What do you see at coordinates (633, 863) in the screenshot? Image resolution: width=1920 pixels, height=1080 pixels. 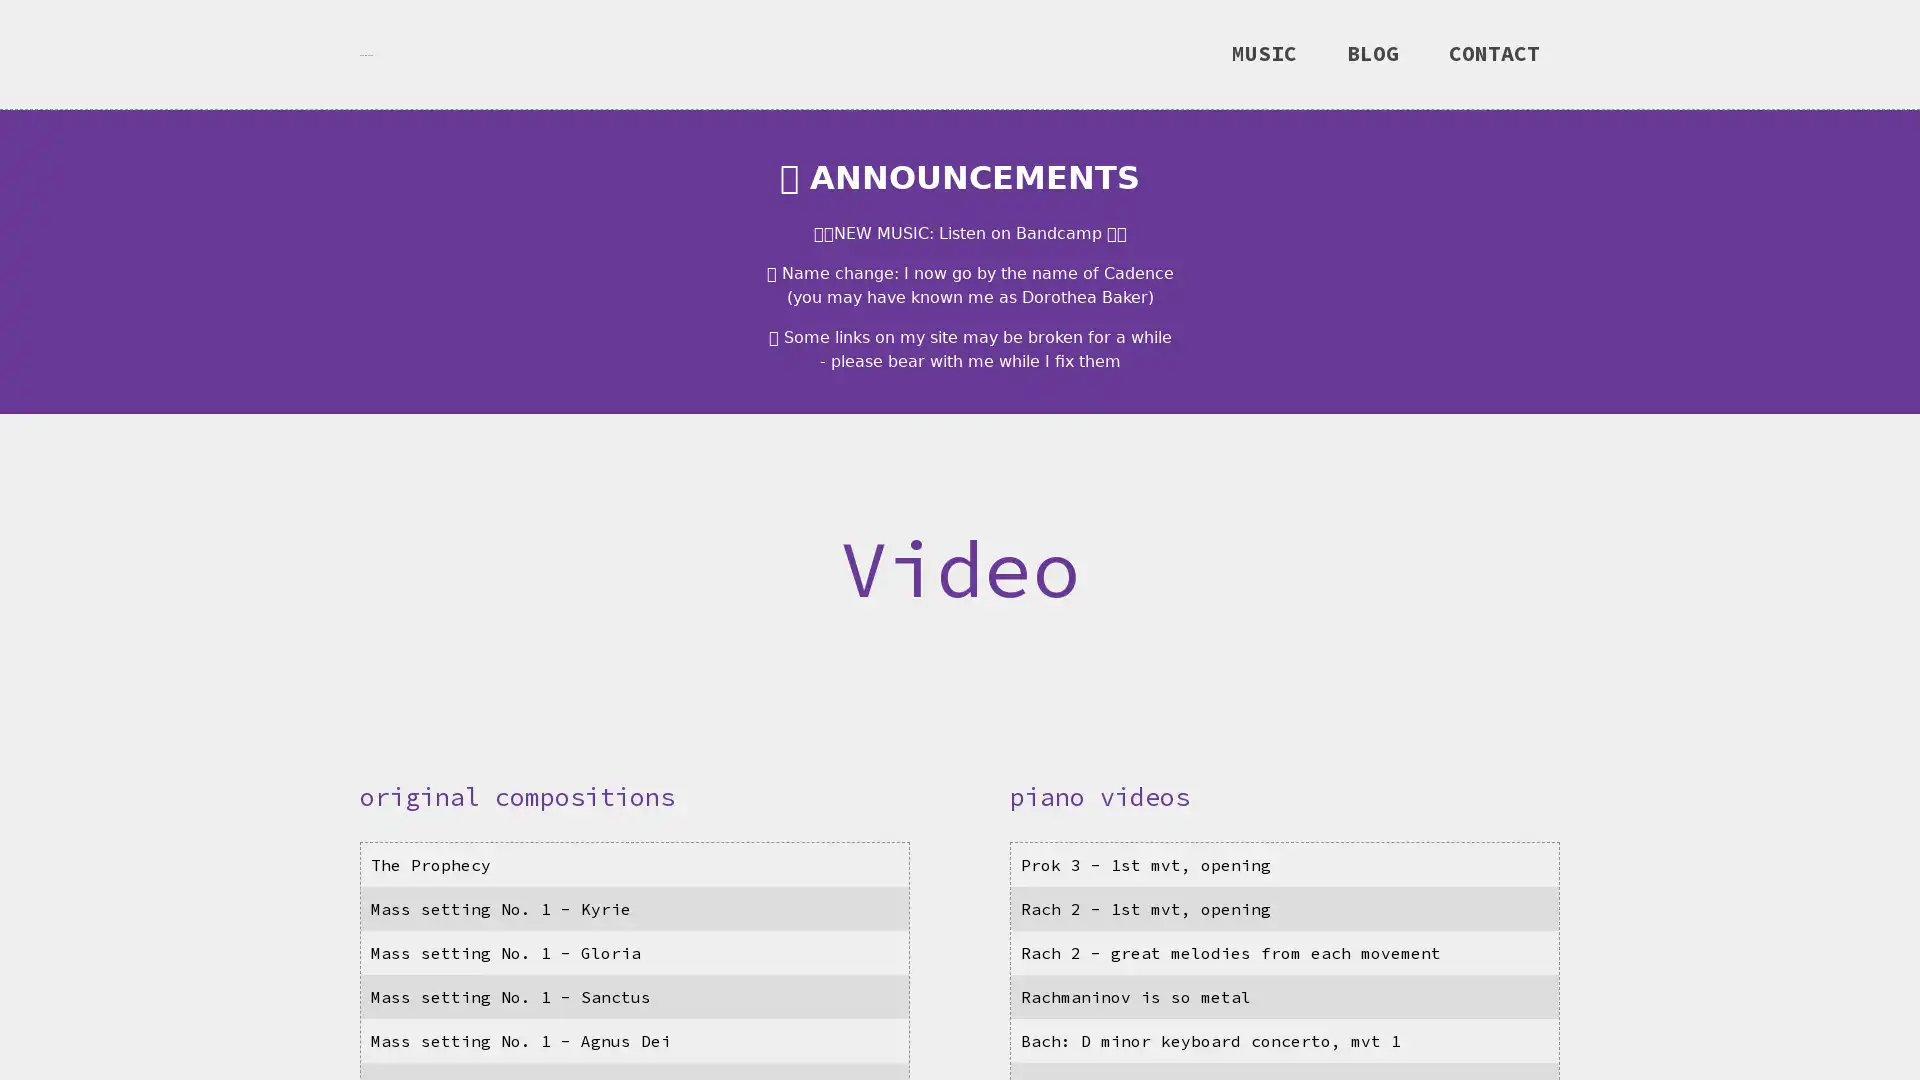 I see `video: The Prophecy` at bounding box center [633, 863].